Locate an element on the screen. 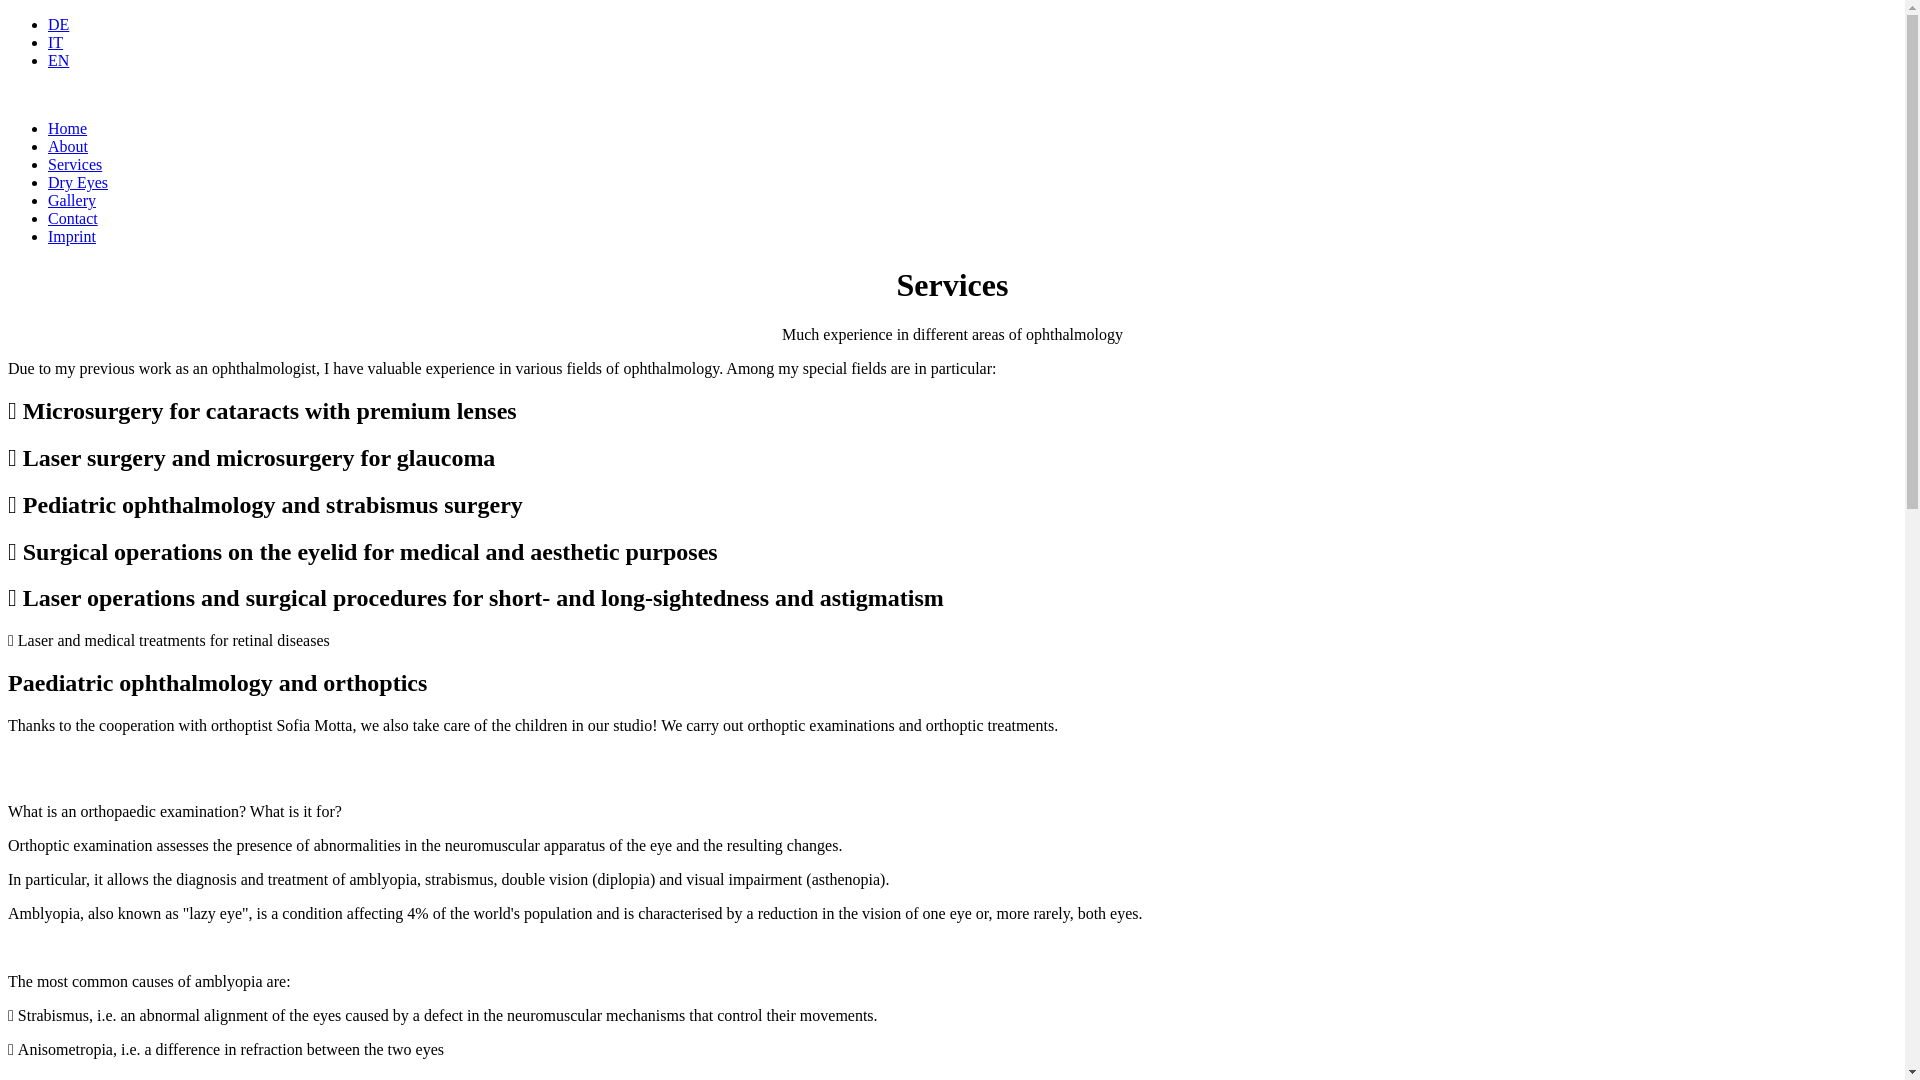 The image size is (1920, 1080). 'About' is located at coordinates (48, 145).